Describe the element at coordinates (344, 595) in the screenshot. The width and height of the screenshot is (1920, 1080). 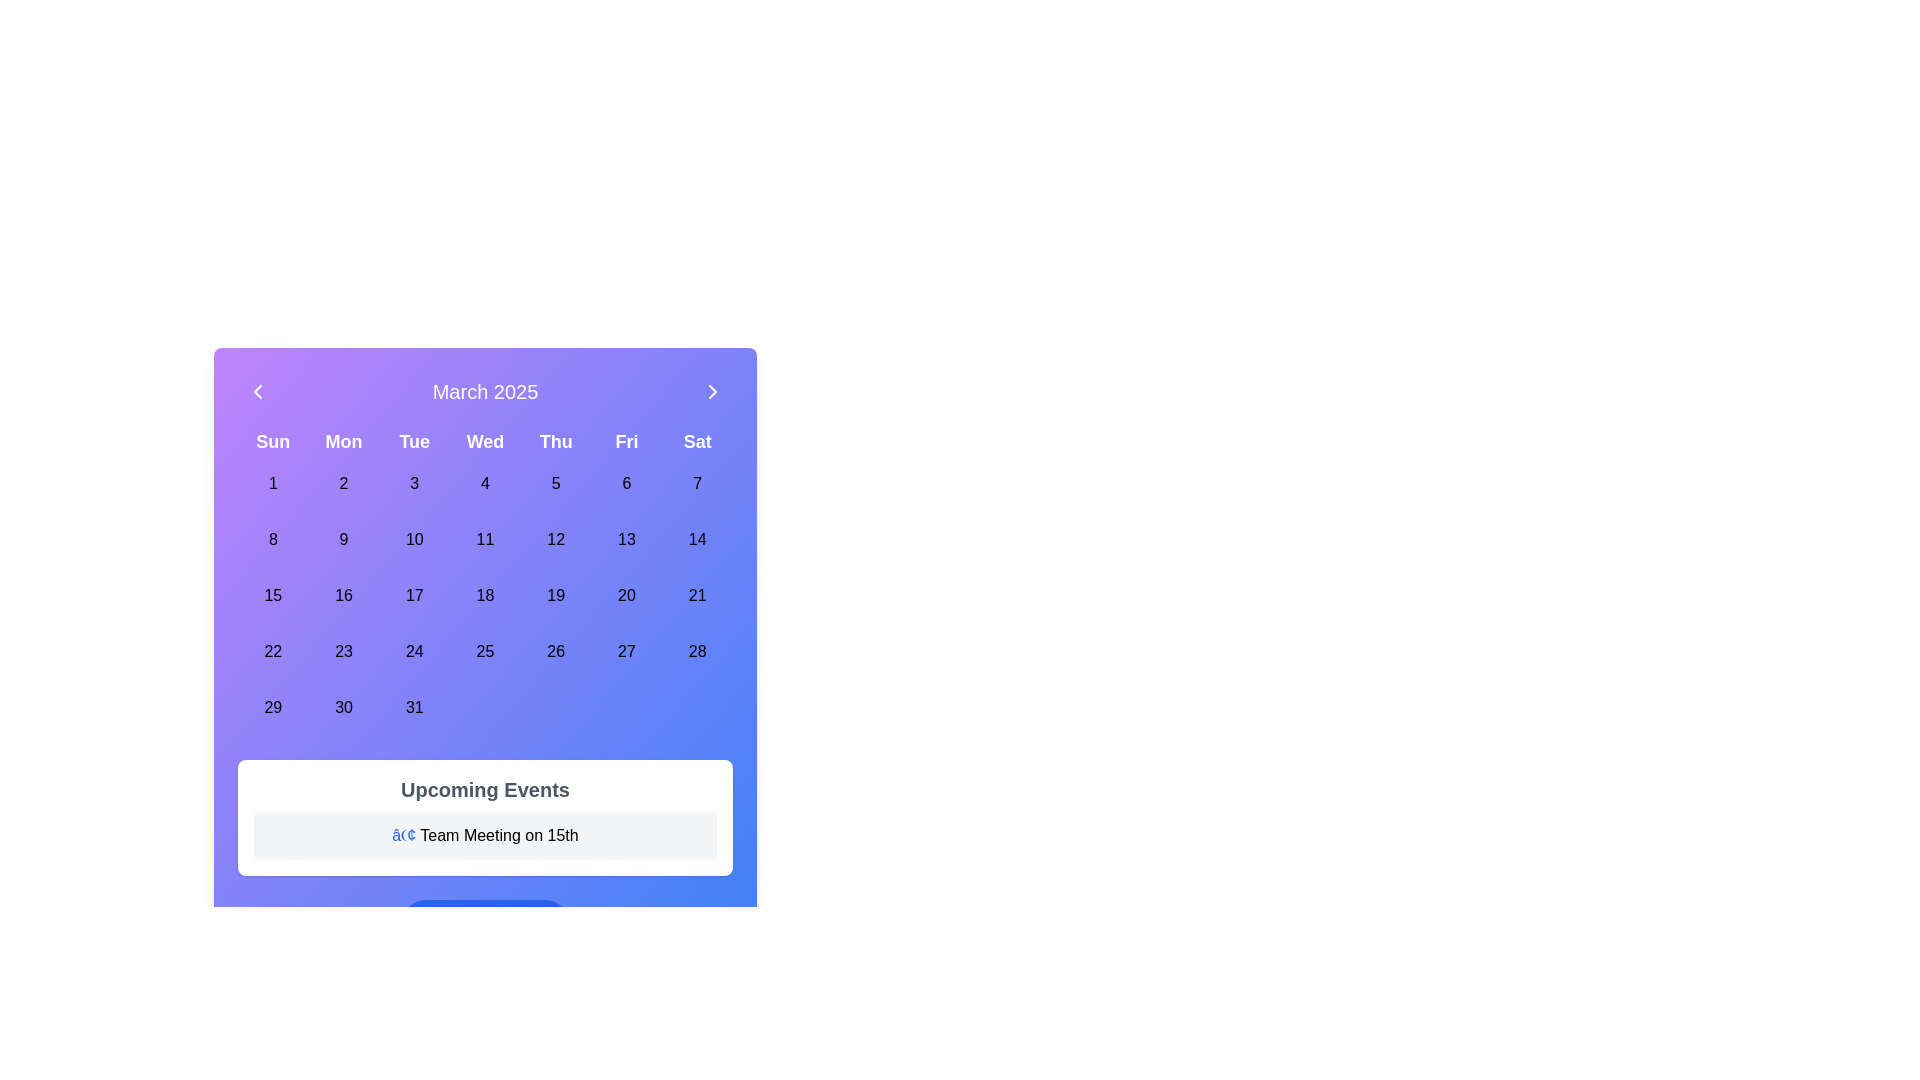
I see `the calendar cell button representing the date '16'` at that location.